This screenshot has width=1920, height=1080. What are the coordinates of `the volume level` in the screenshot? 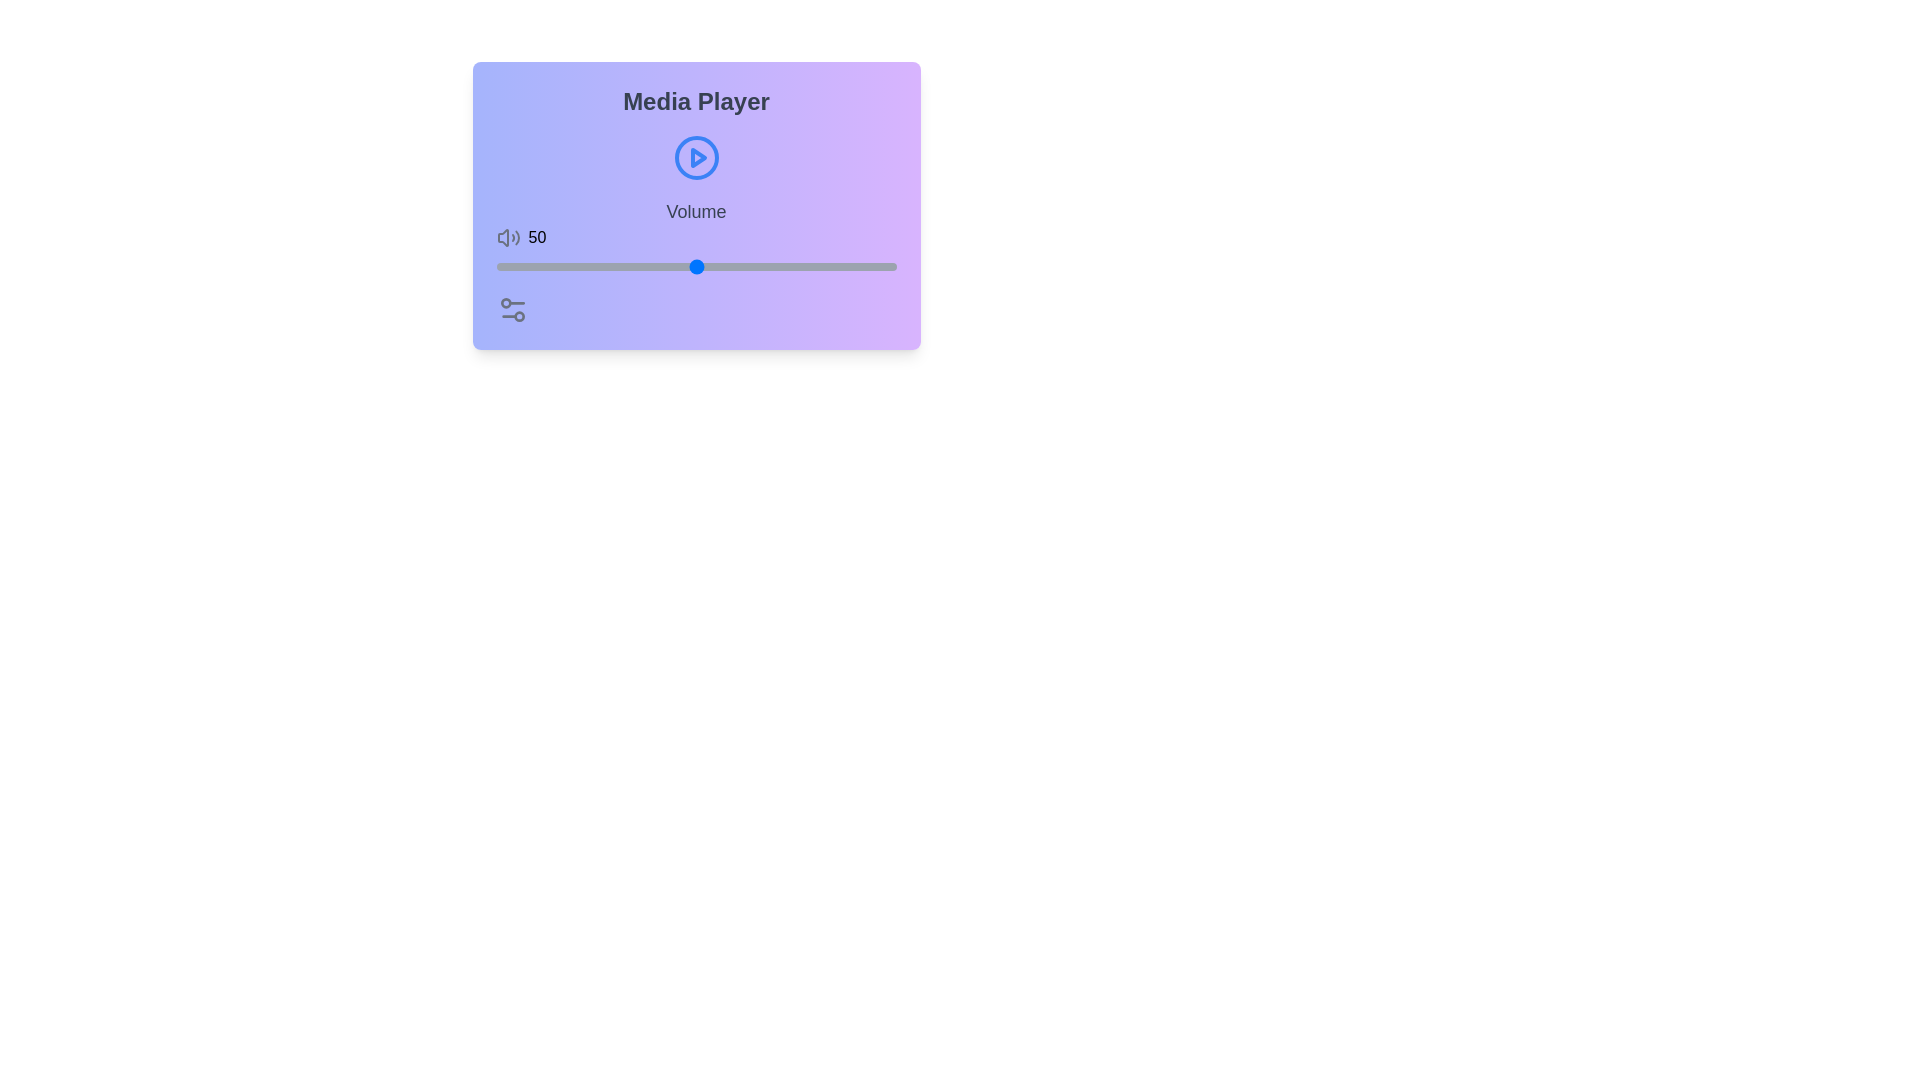 It's located at (563, 265).